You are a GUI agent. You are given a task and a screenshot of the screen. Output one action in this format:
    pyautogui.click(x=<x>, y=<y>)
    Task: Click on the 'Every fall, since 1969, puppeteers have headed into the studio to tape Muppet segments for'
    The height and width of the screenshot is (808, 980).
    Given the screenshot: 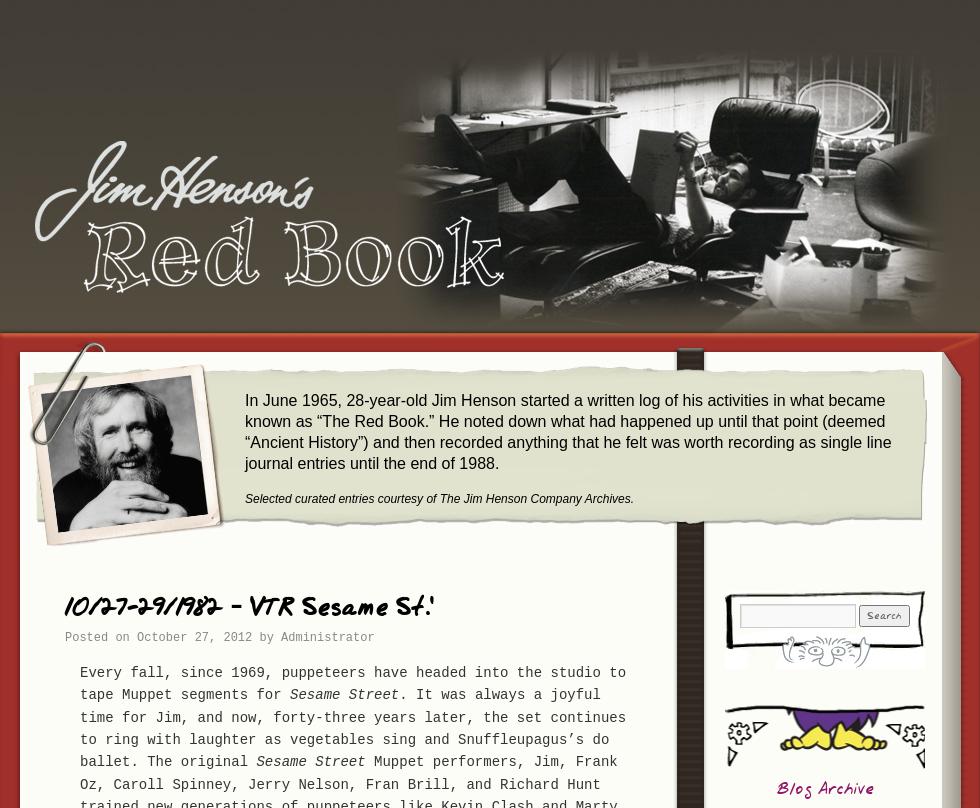 What is the action you would take?
    pyautogui.click(x=352, y=683)
    